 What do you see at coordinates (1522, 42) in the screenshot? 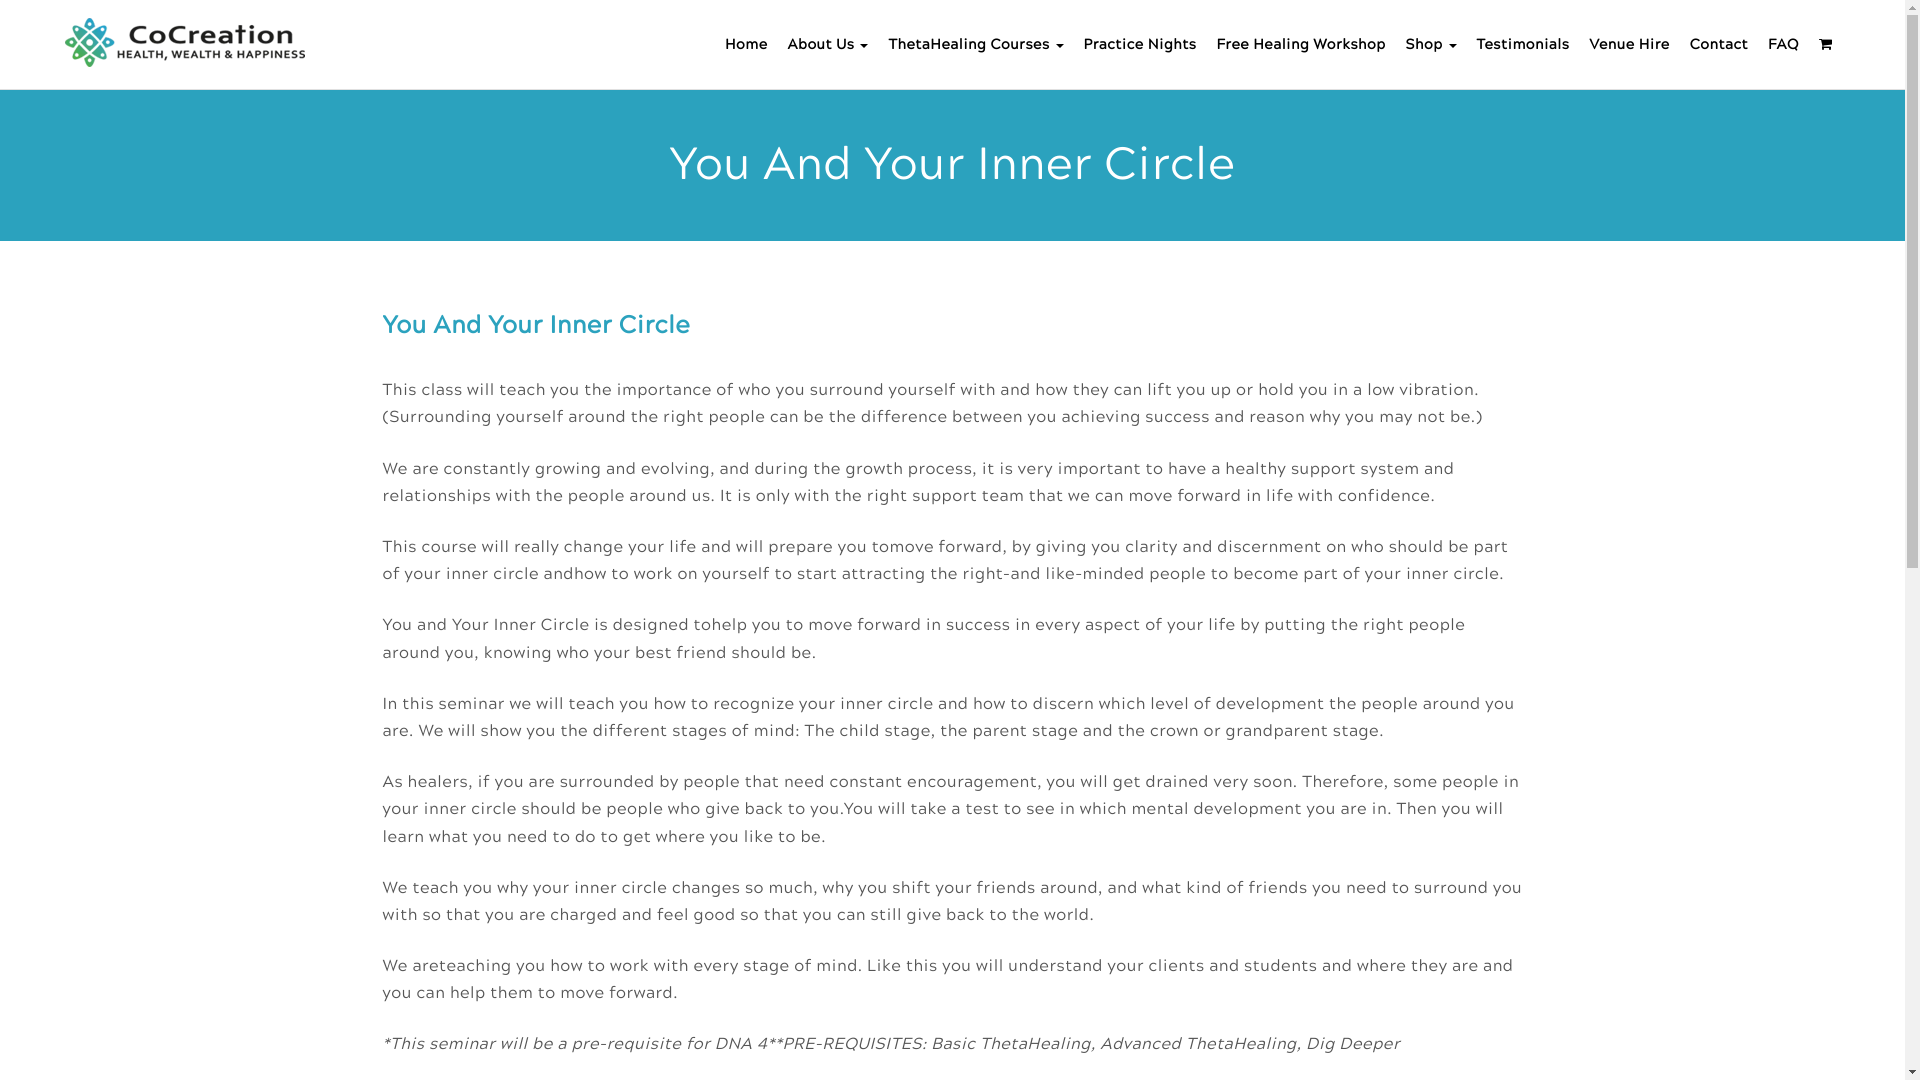
I see `'Testimonials'` at bounding box center [1522, 42].